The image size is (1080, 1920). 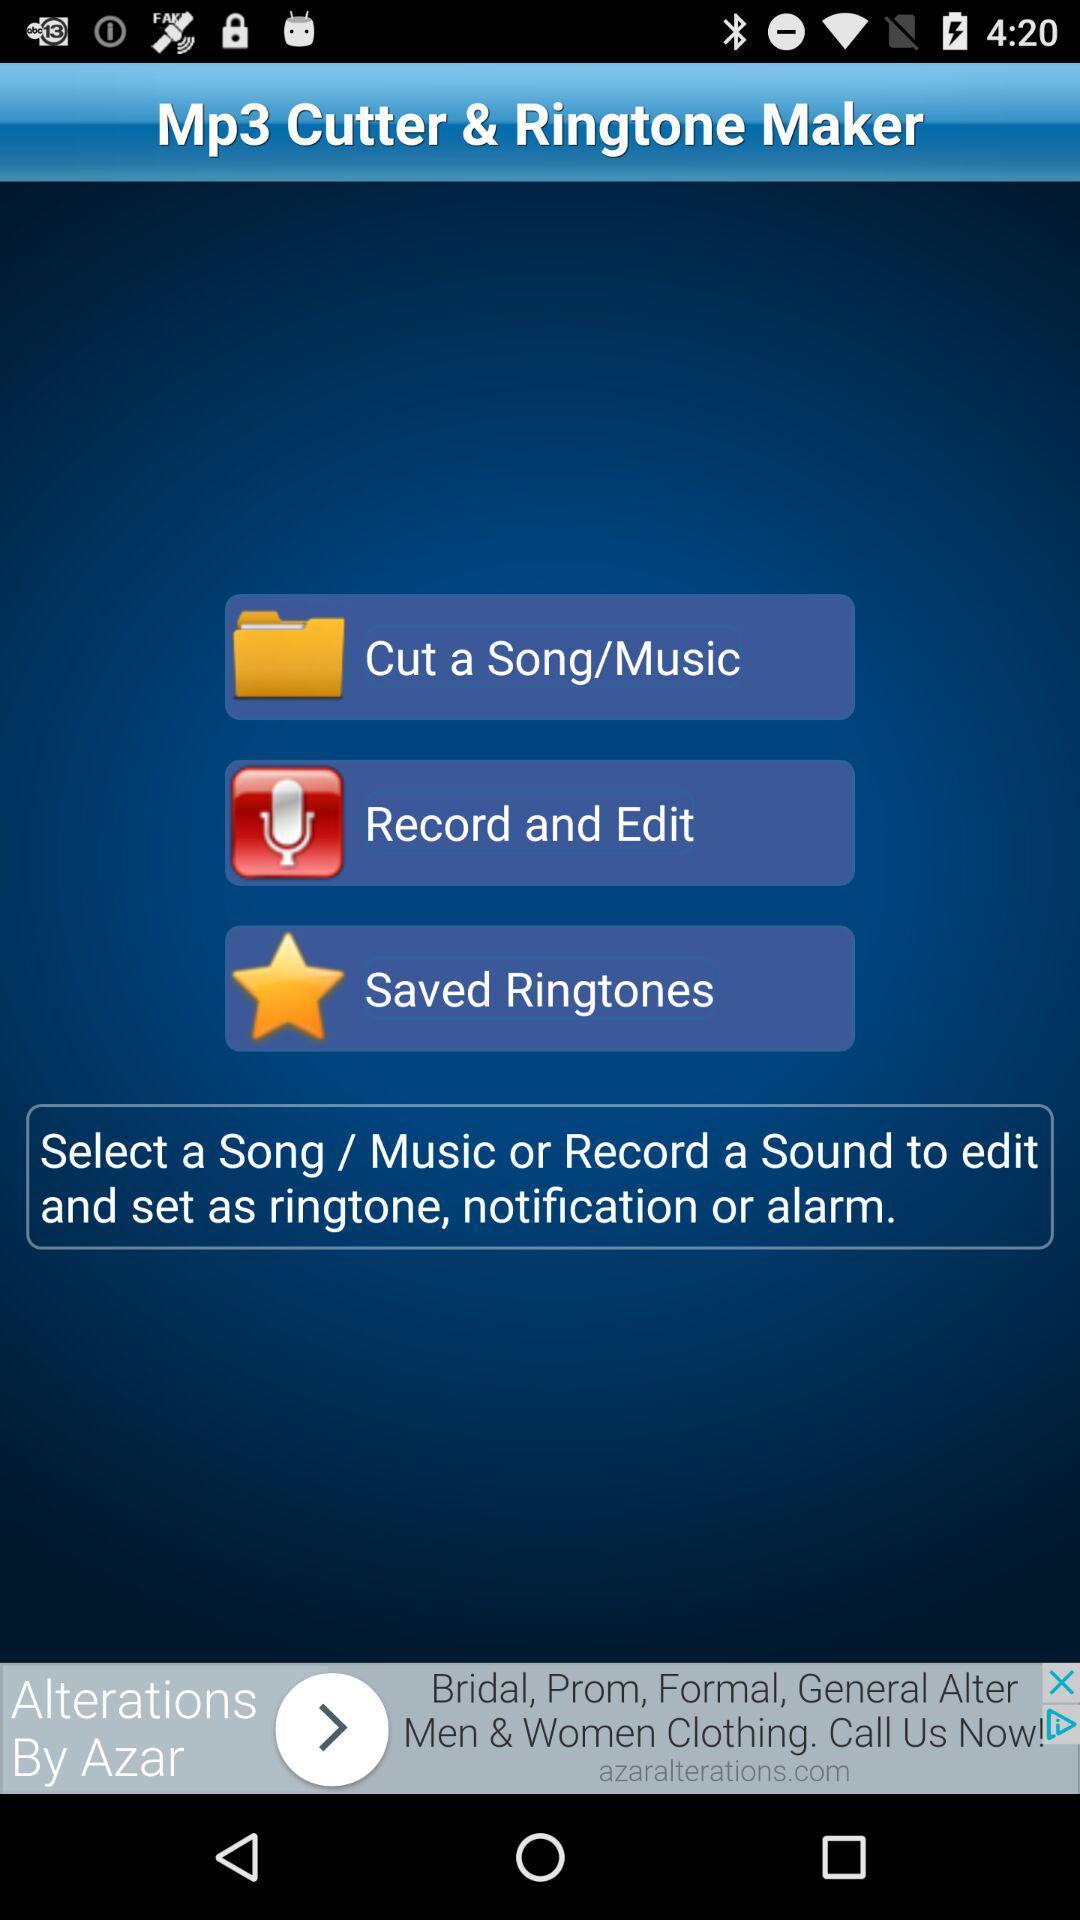 What do you see at coordinates (288, 822) in the screenshot?
I see `record and edit option` at bounding box center [288, 822].